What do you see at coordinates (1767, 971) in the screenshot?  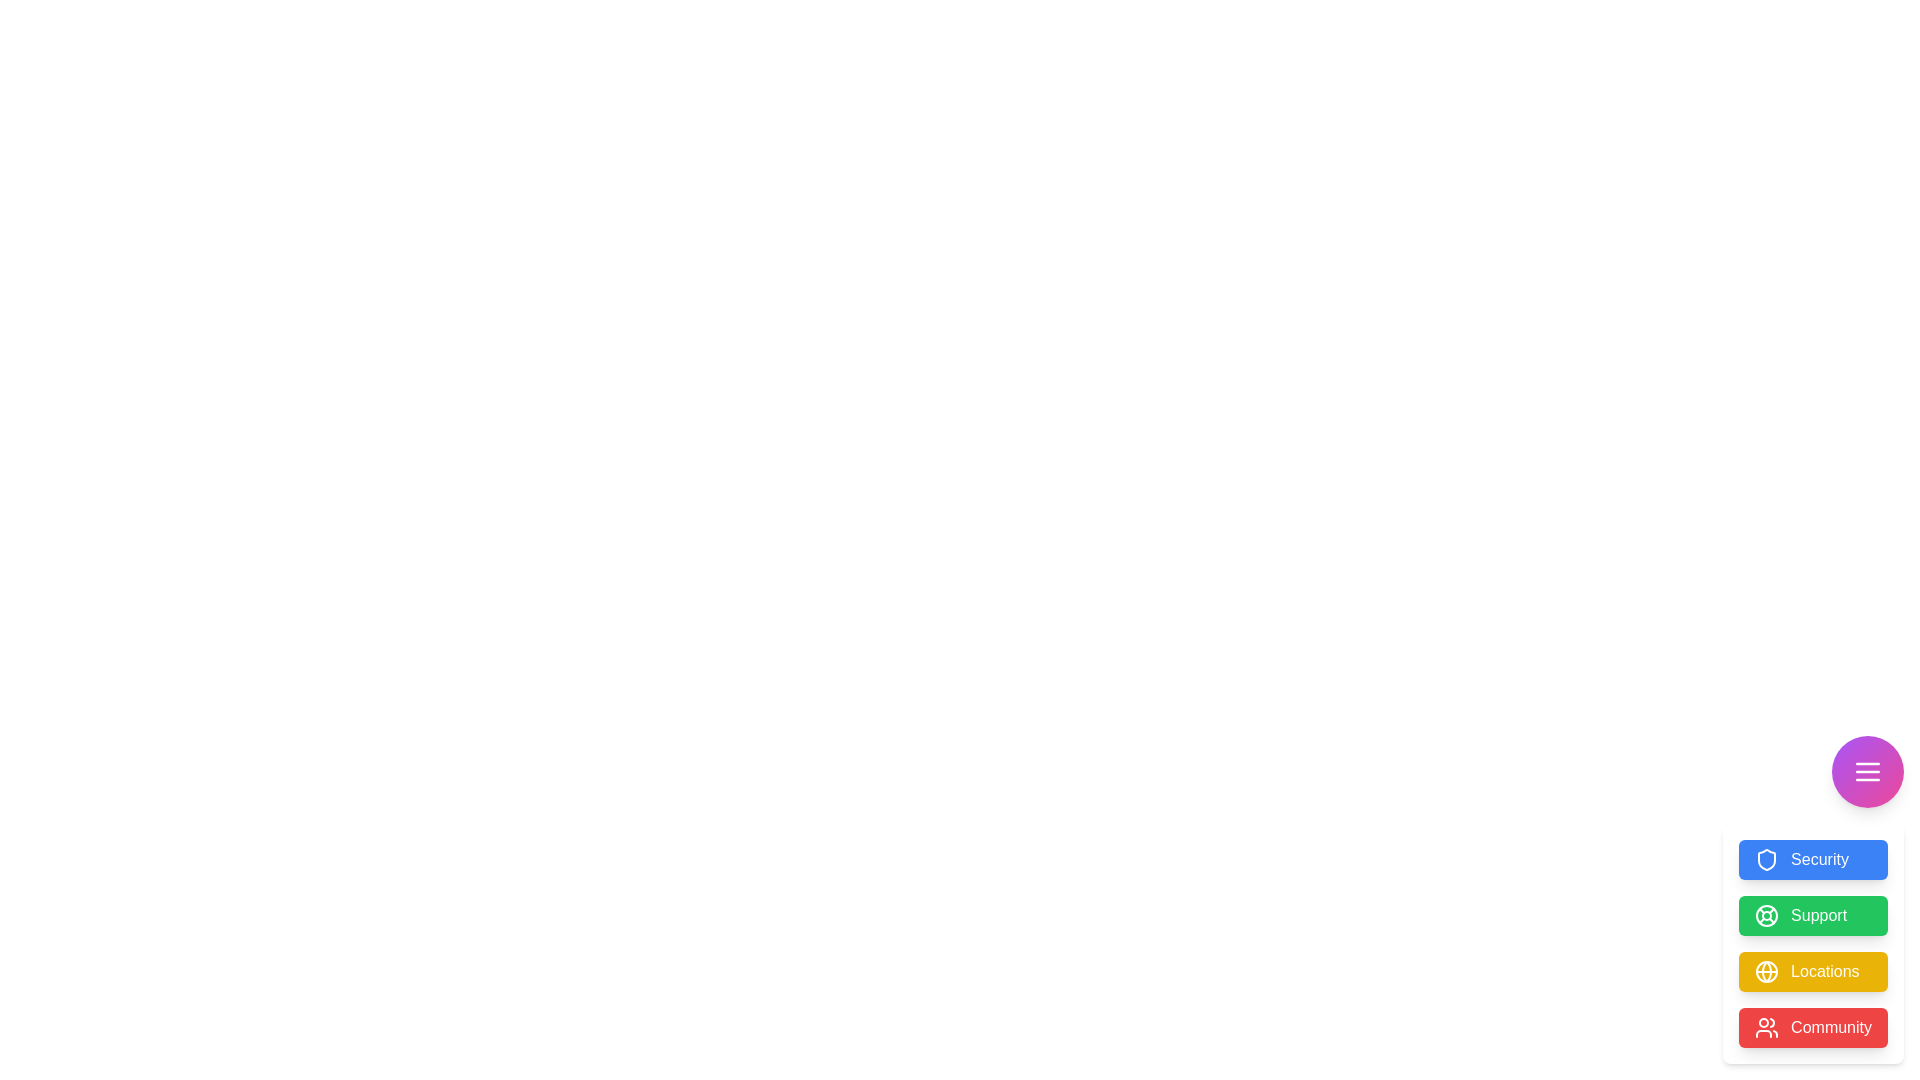 I see `the yellow globe icon located to the left of the 'Locations' text in the vertical menu at the bottom-right corner of the interface` at bounding box center [1767, 971].